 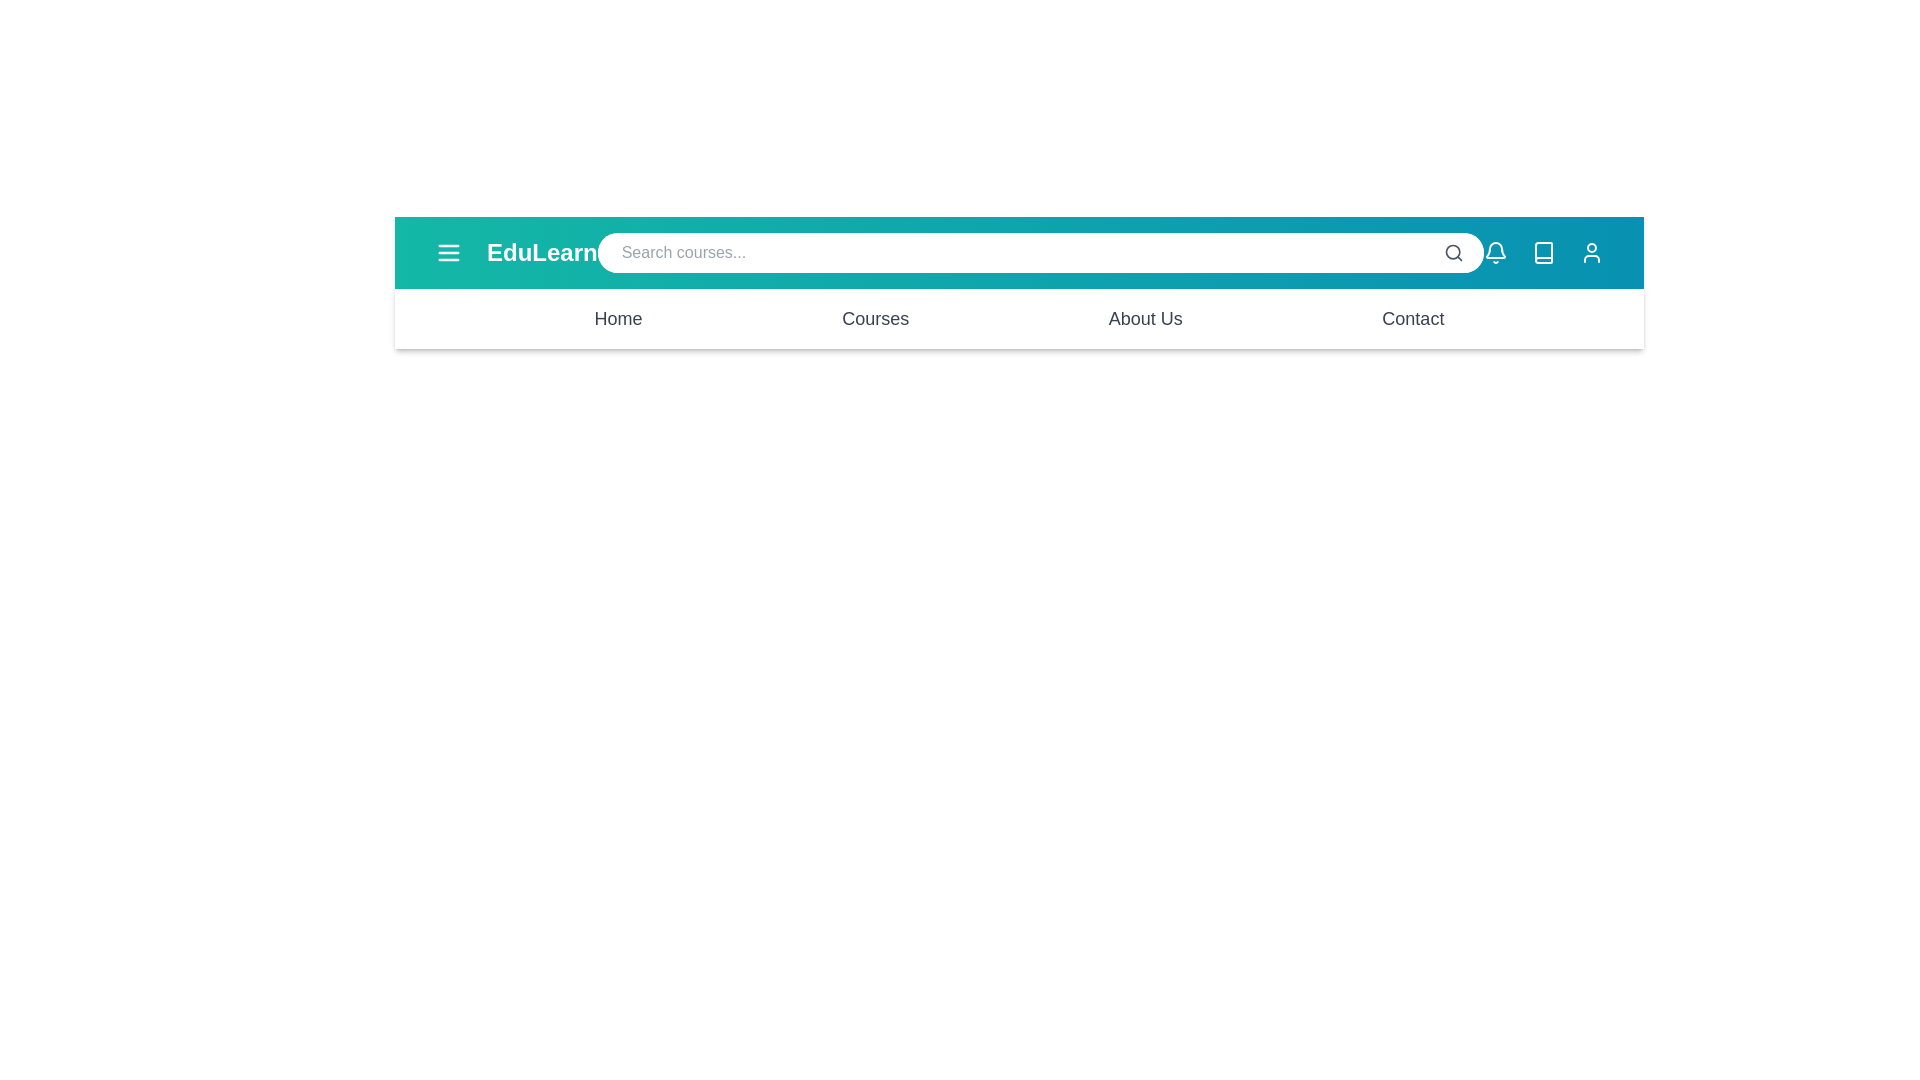 I want to click on the bell icon to open notifications, so click(x=1496, y=252).